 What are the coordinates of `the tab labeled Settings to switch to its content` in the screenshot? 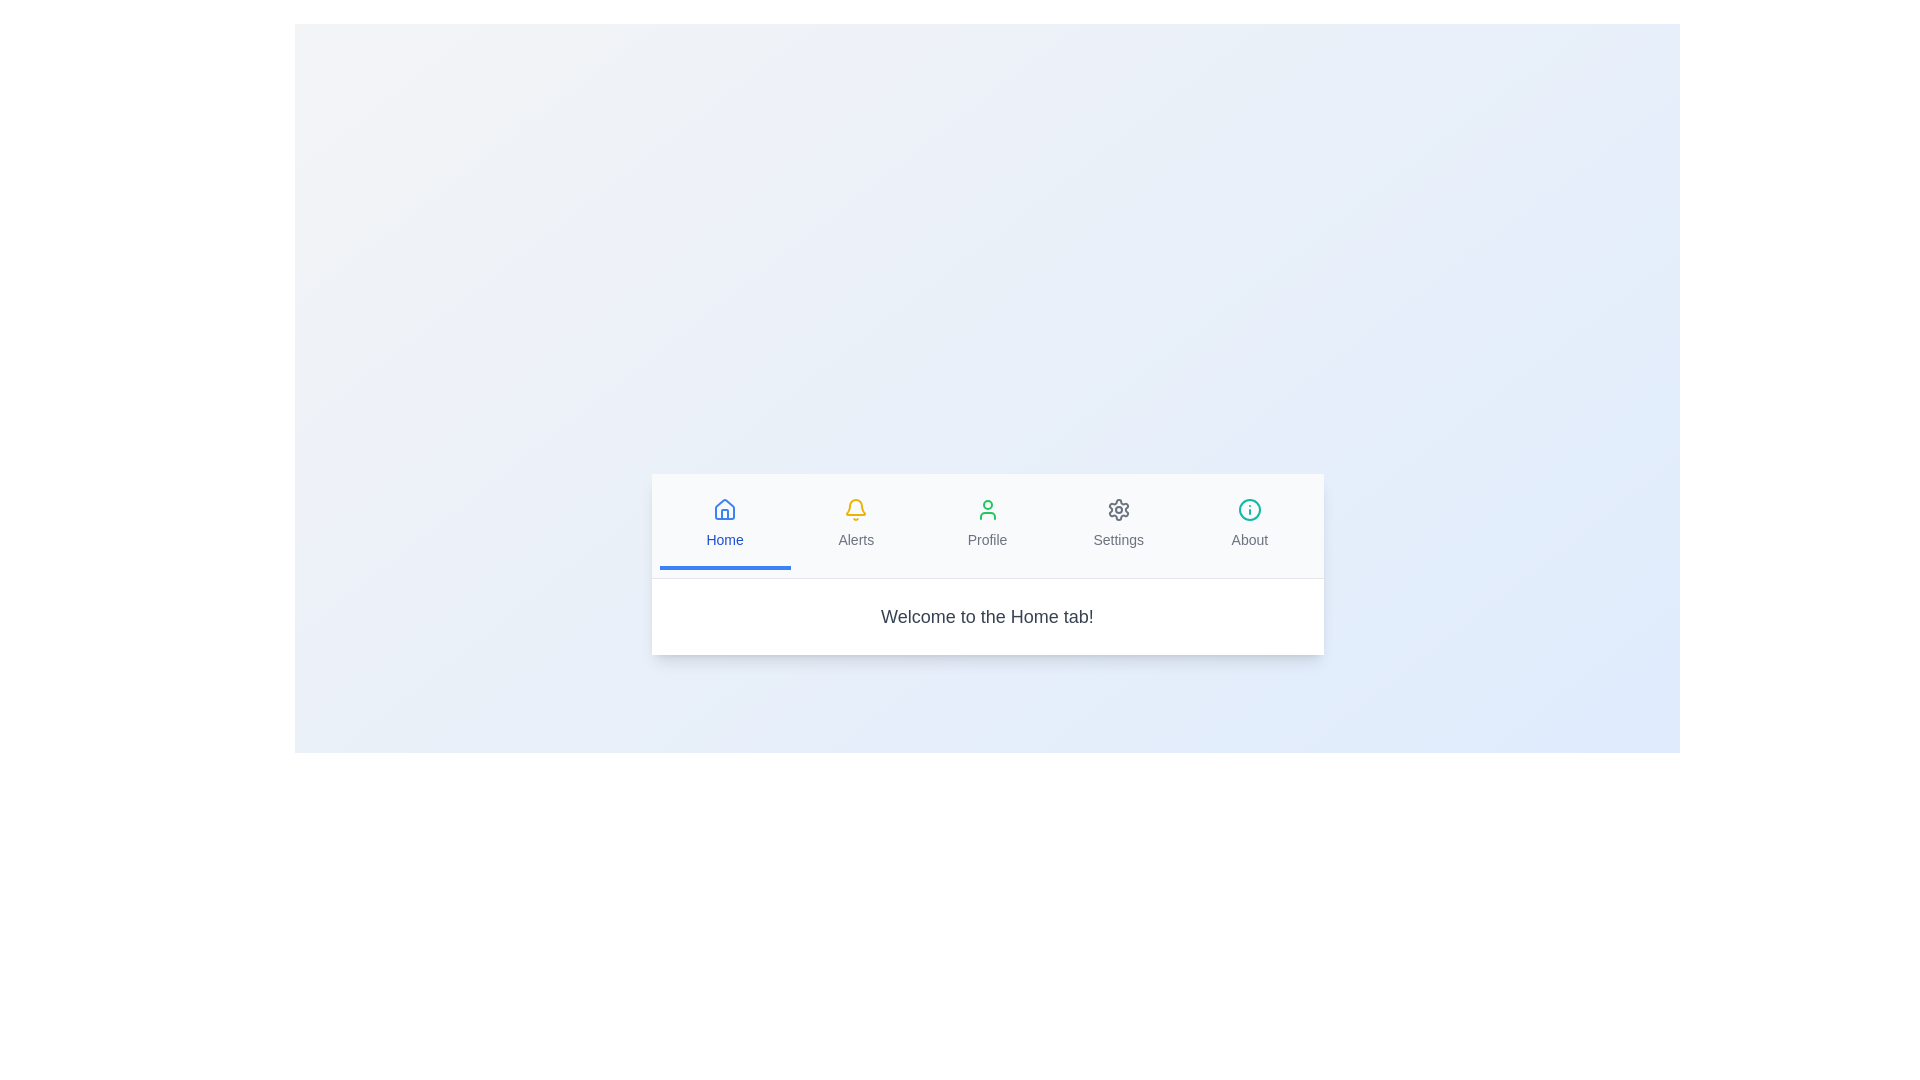 It's located at (1117, 523).